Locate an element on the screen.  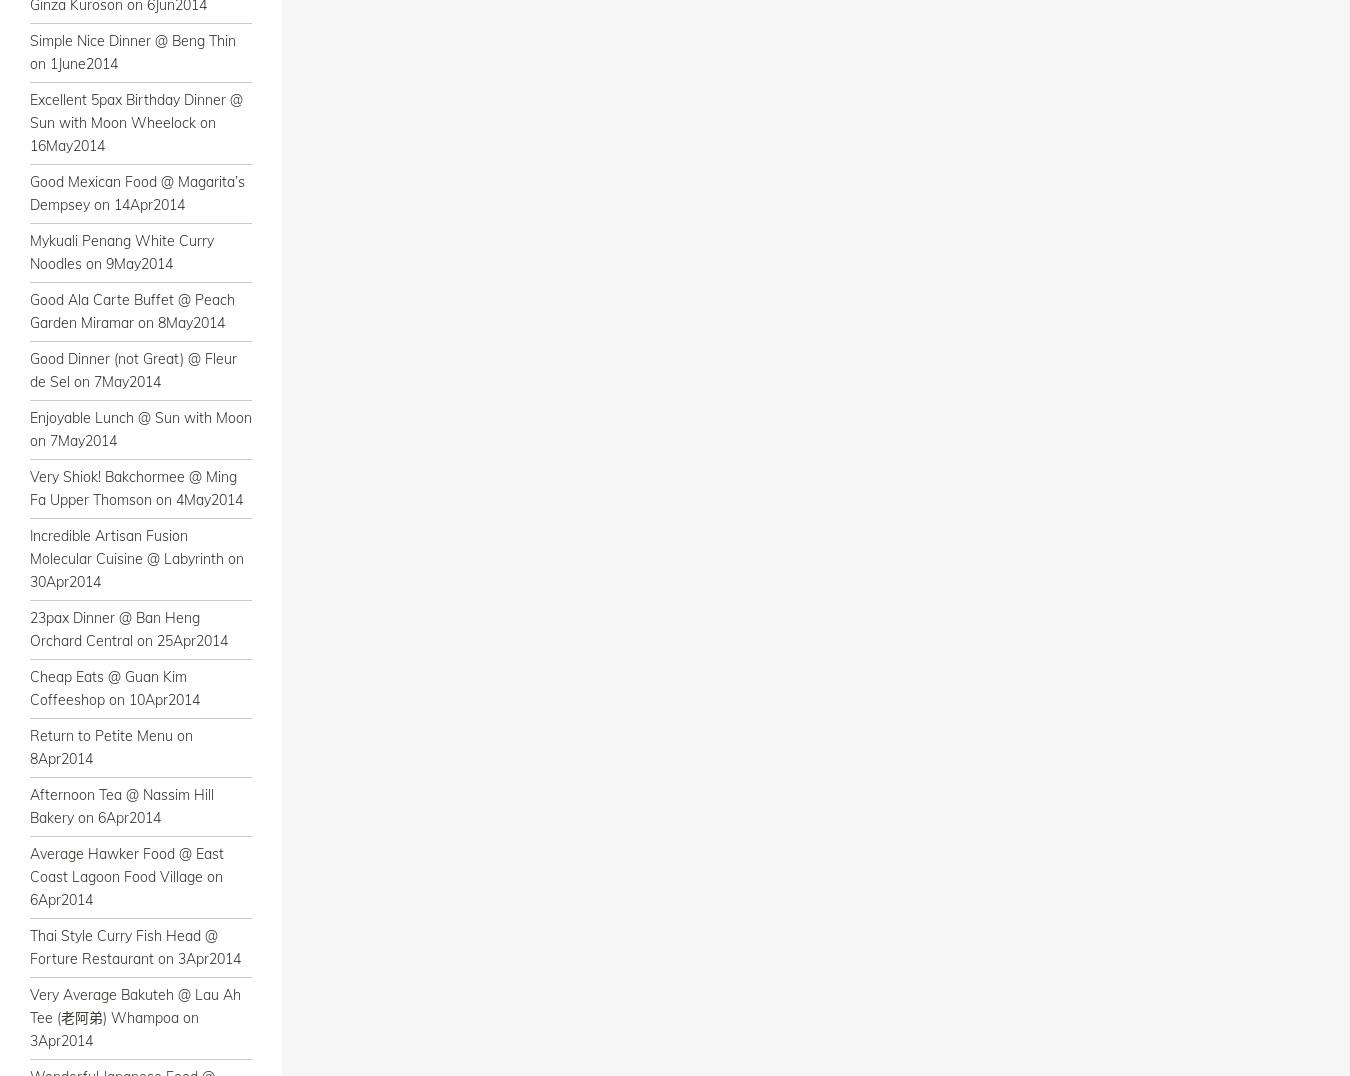
'Incredible Artisan Fusion Molecular Cuisine @ Labyrinth on 30Apr2014' is located at coordinates (137, 557).